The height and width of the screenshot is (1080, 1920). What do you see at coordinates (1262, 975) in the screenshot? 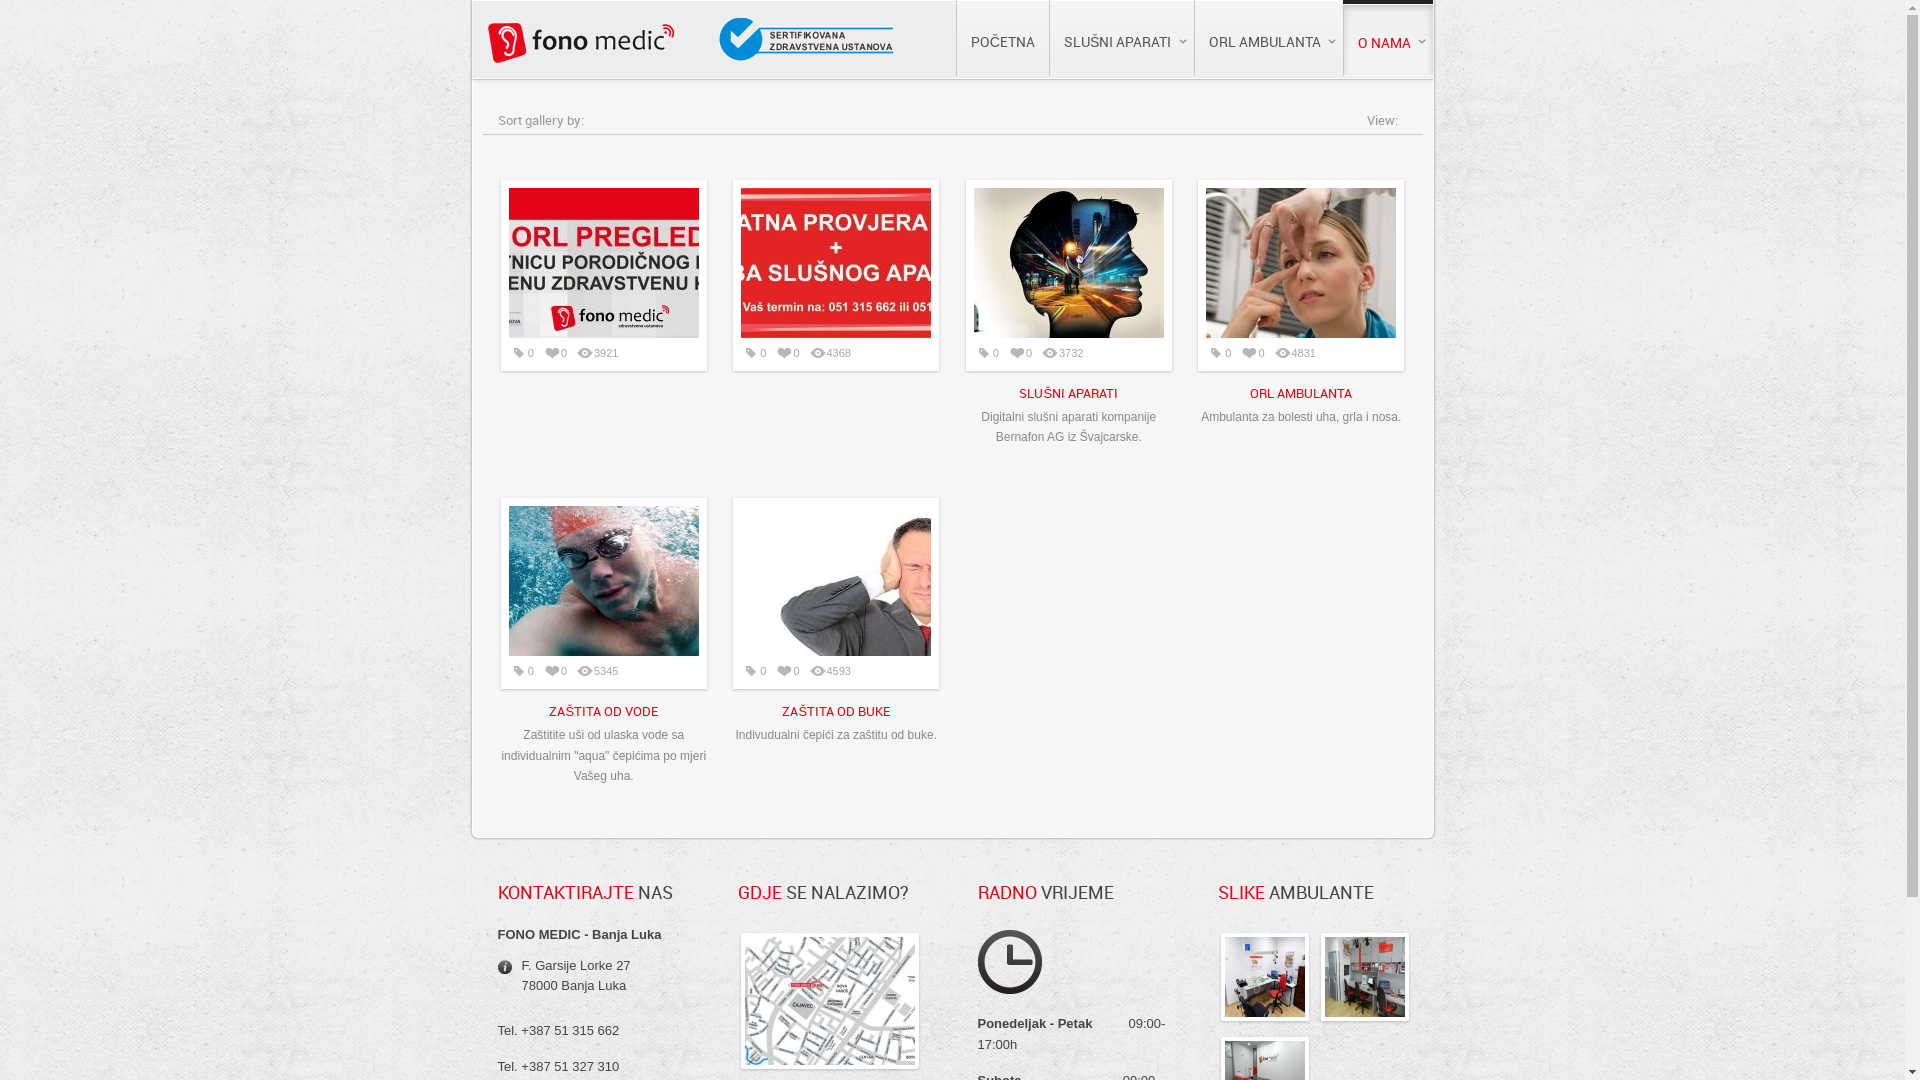
I see `' :: ORL ordinacija'` at bounding box center [1262, 975].